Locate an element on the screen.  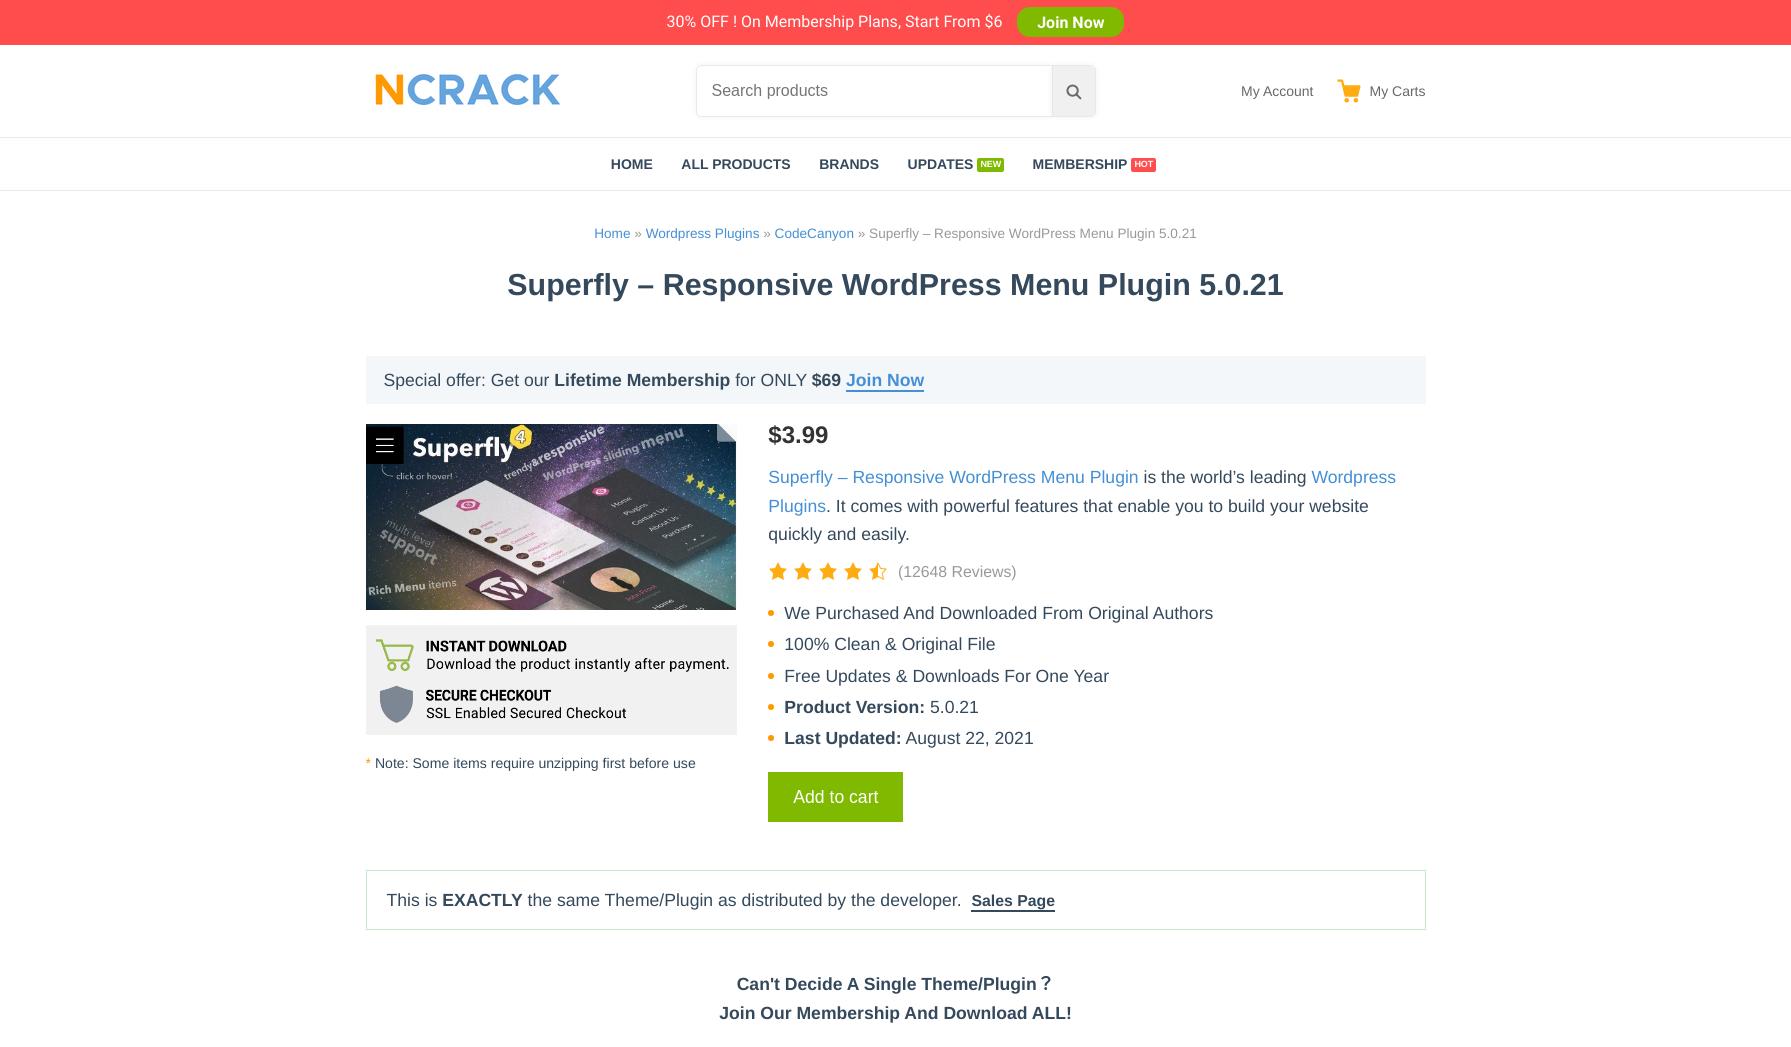
'$69' is located at coordinates (826, 379).